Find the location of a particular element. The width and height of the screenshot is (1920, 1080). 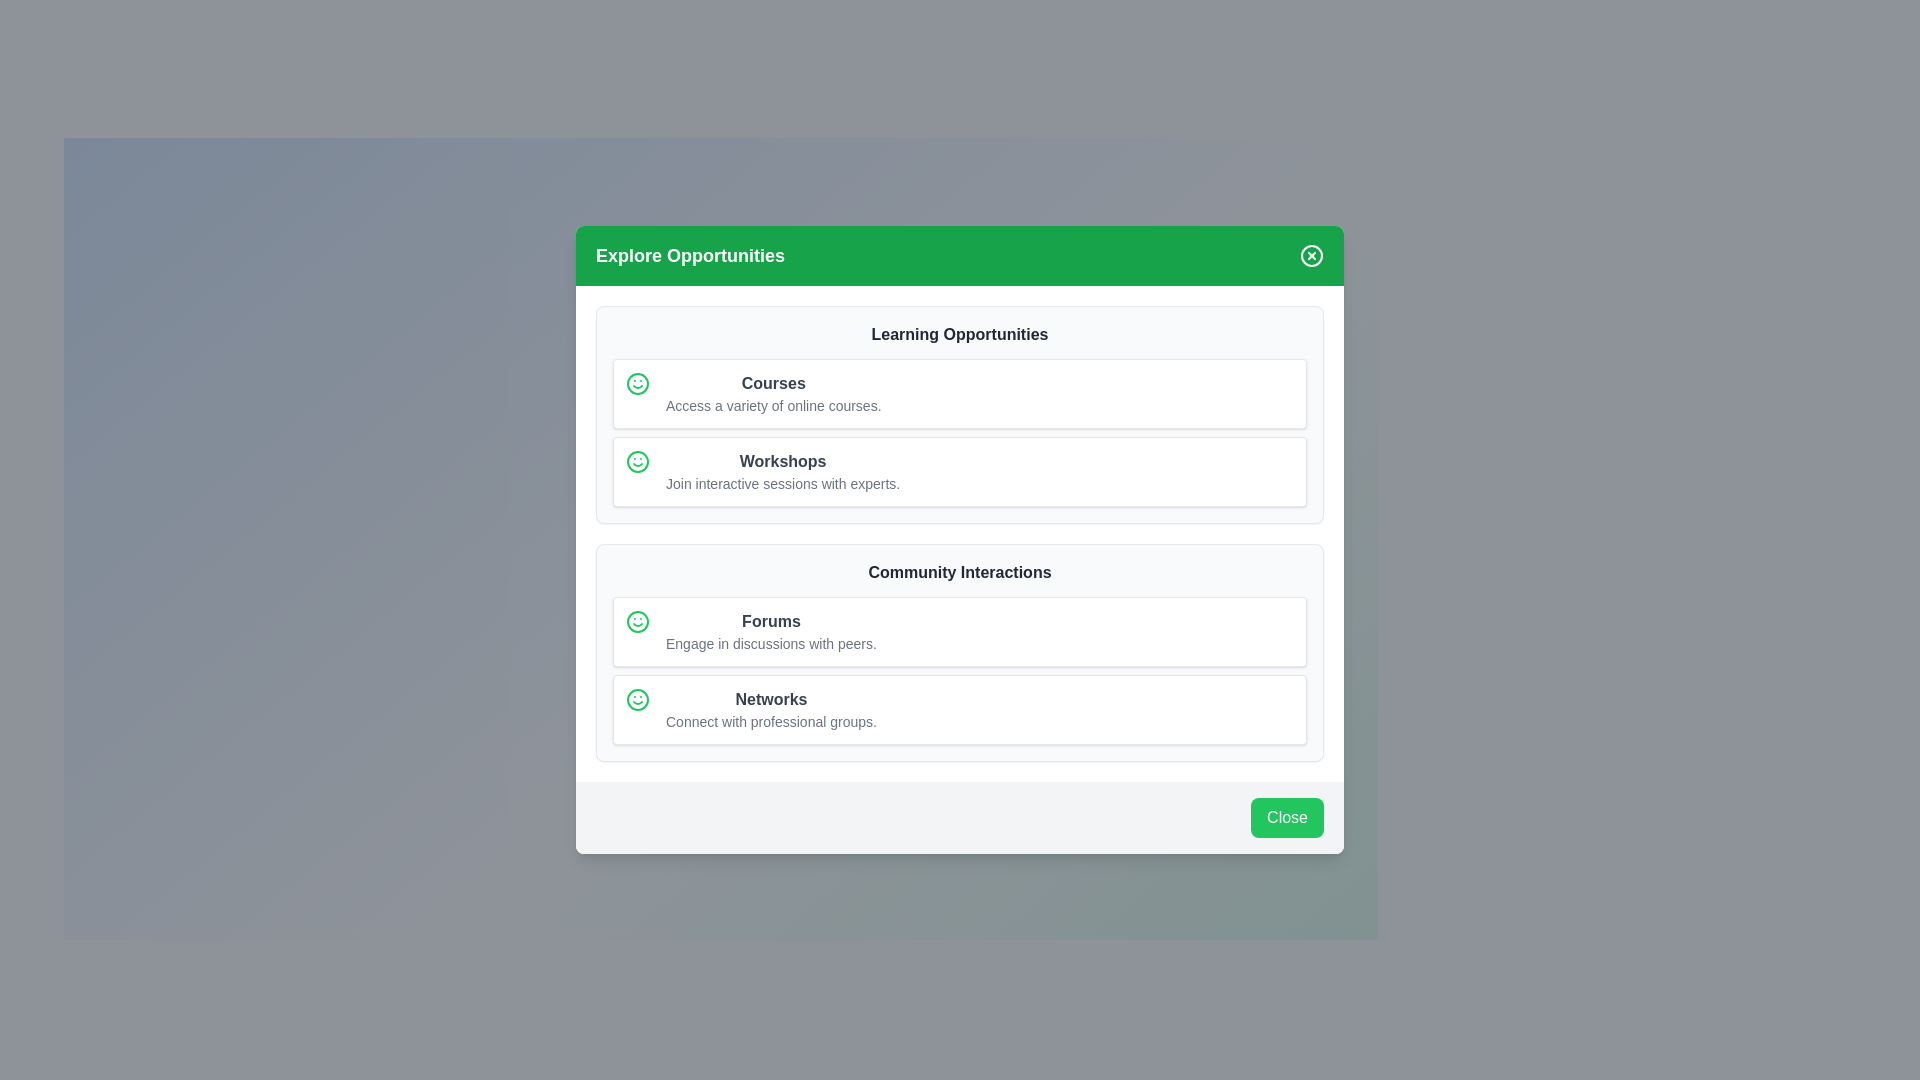

the text 'Forums' displayed in bold gray font within the 'Community Interactions' module for copying is located at coordinates (770, 620).